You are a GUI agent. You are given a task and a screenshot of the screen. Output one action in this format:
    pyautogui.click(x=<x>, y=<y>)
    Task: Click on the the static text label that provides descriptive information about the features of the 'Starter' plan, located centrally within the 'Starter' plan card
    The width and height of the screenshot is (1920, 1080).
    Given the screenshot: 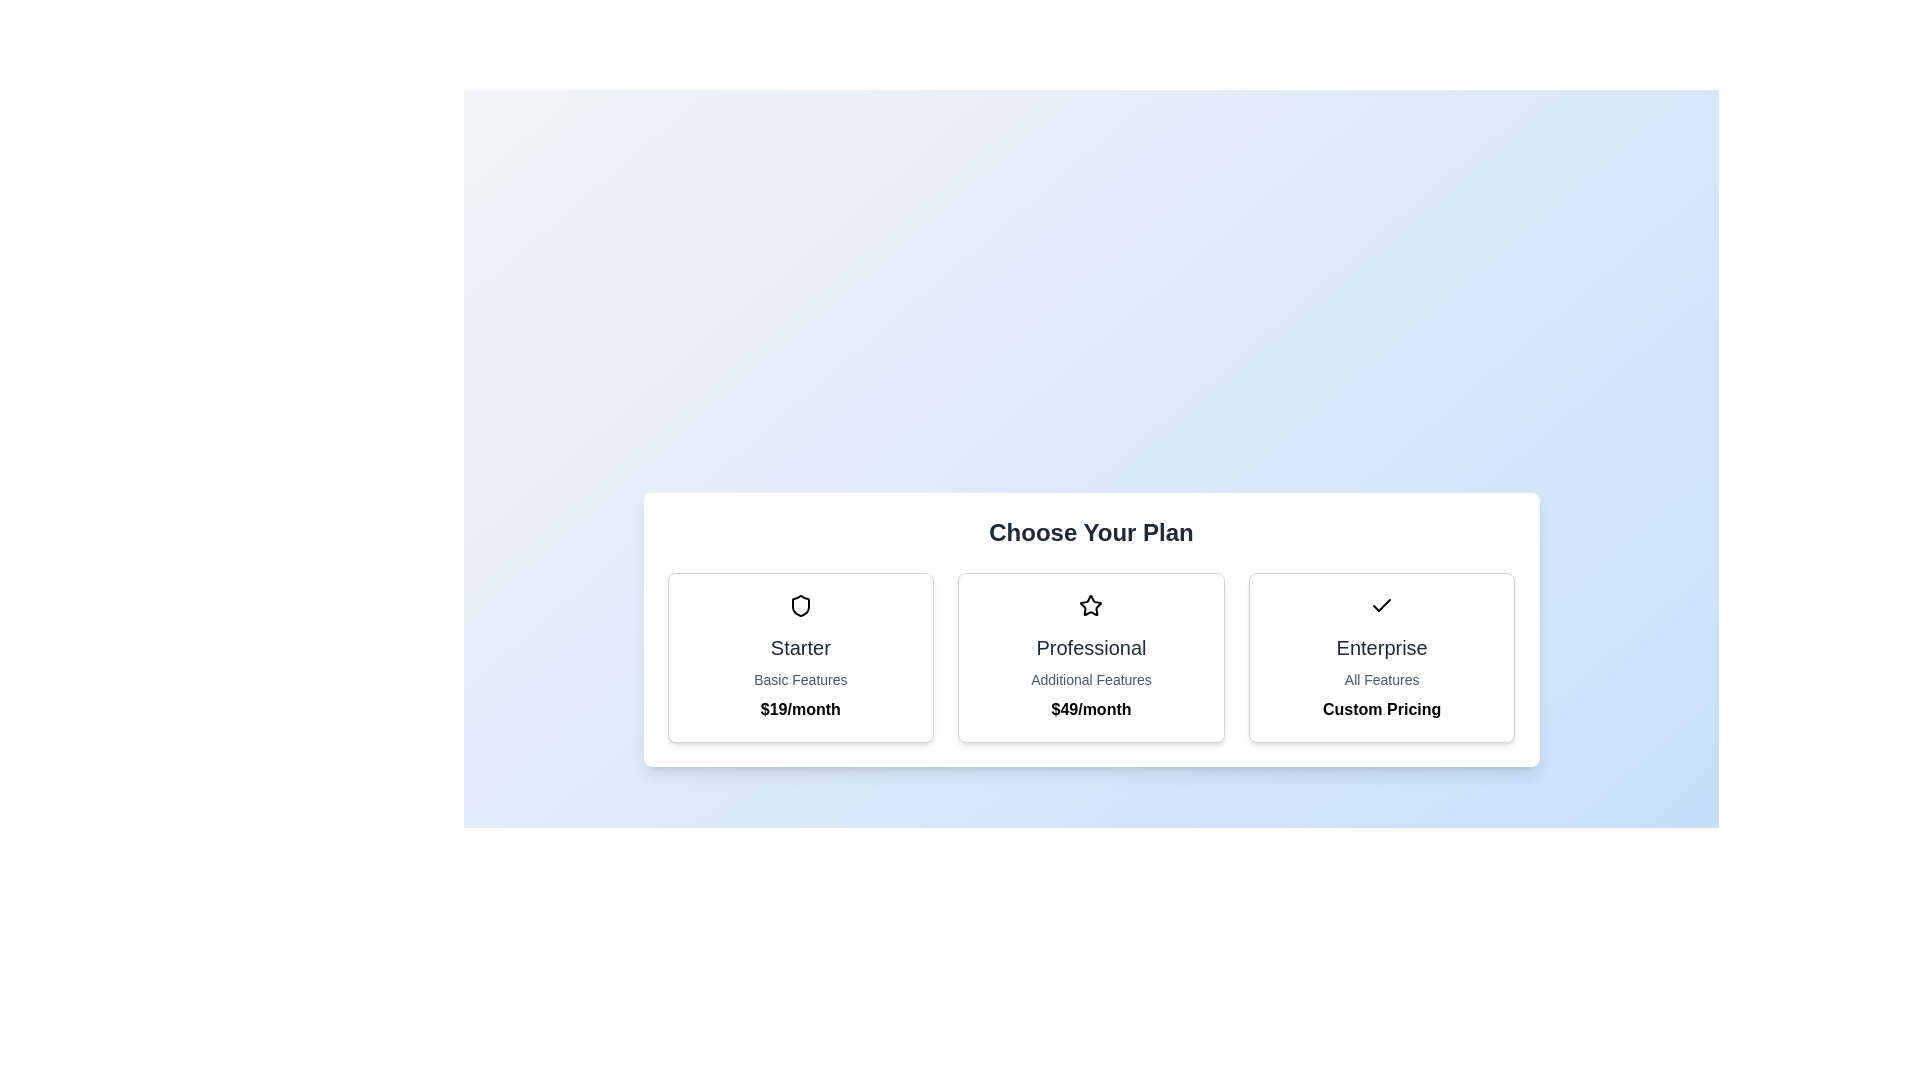 What is the action you would take?
    pyautogui.click(x=800, y=678)
    